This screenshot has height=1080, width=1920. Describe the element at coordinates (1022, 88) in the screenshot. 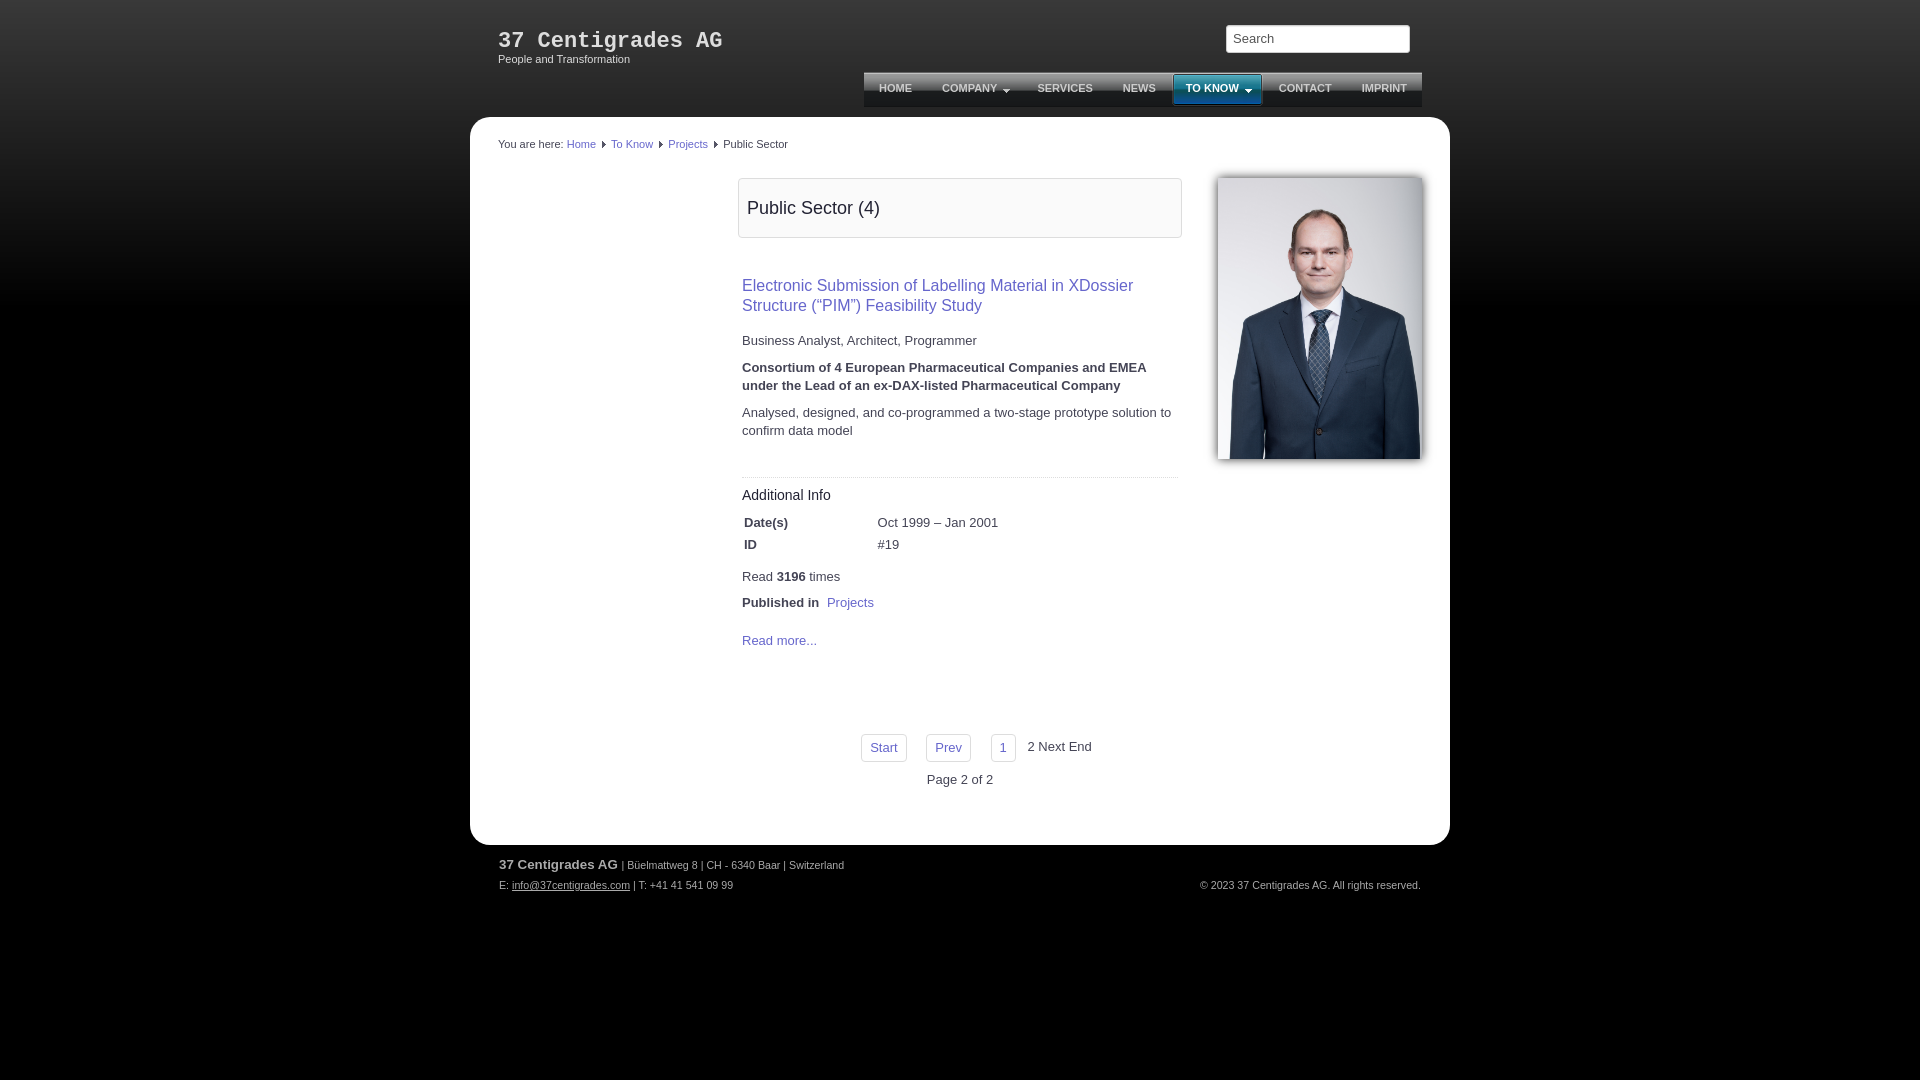

I see `'SERVICES'` at that location.